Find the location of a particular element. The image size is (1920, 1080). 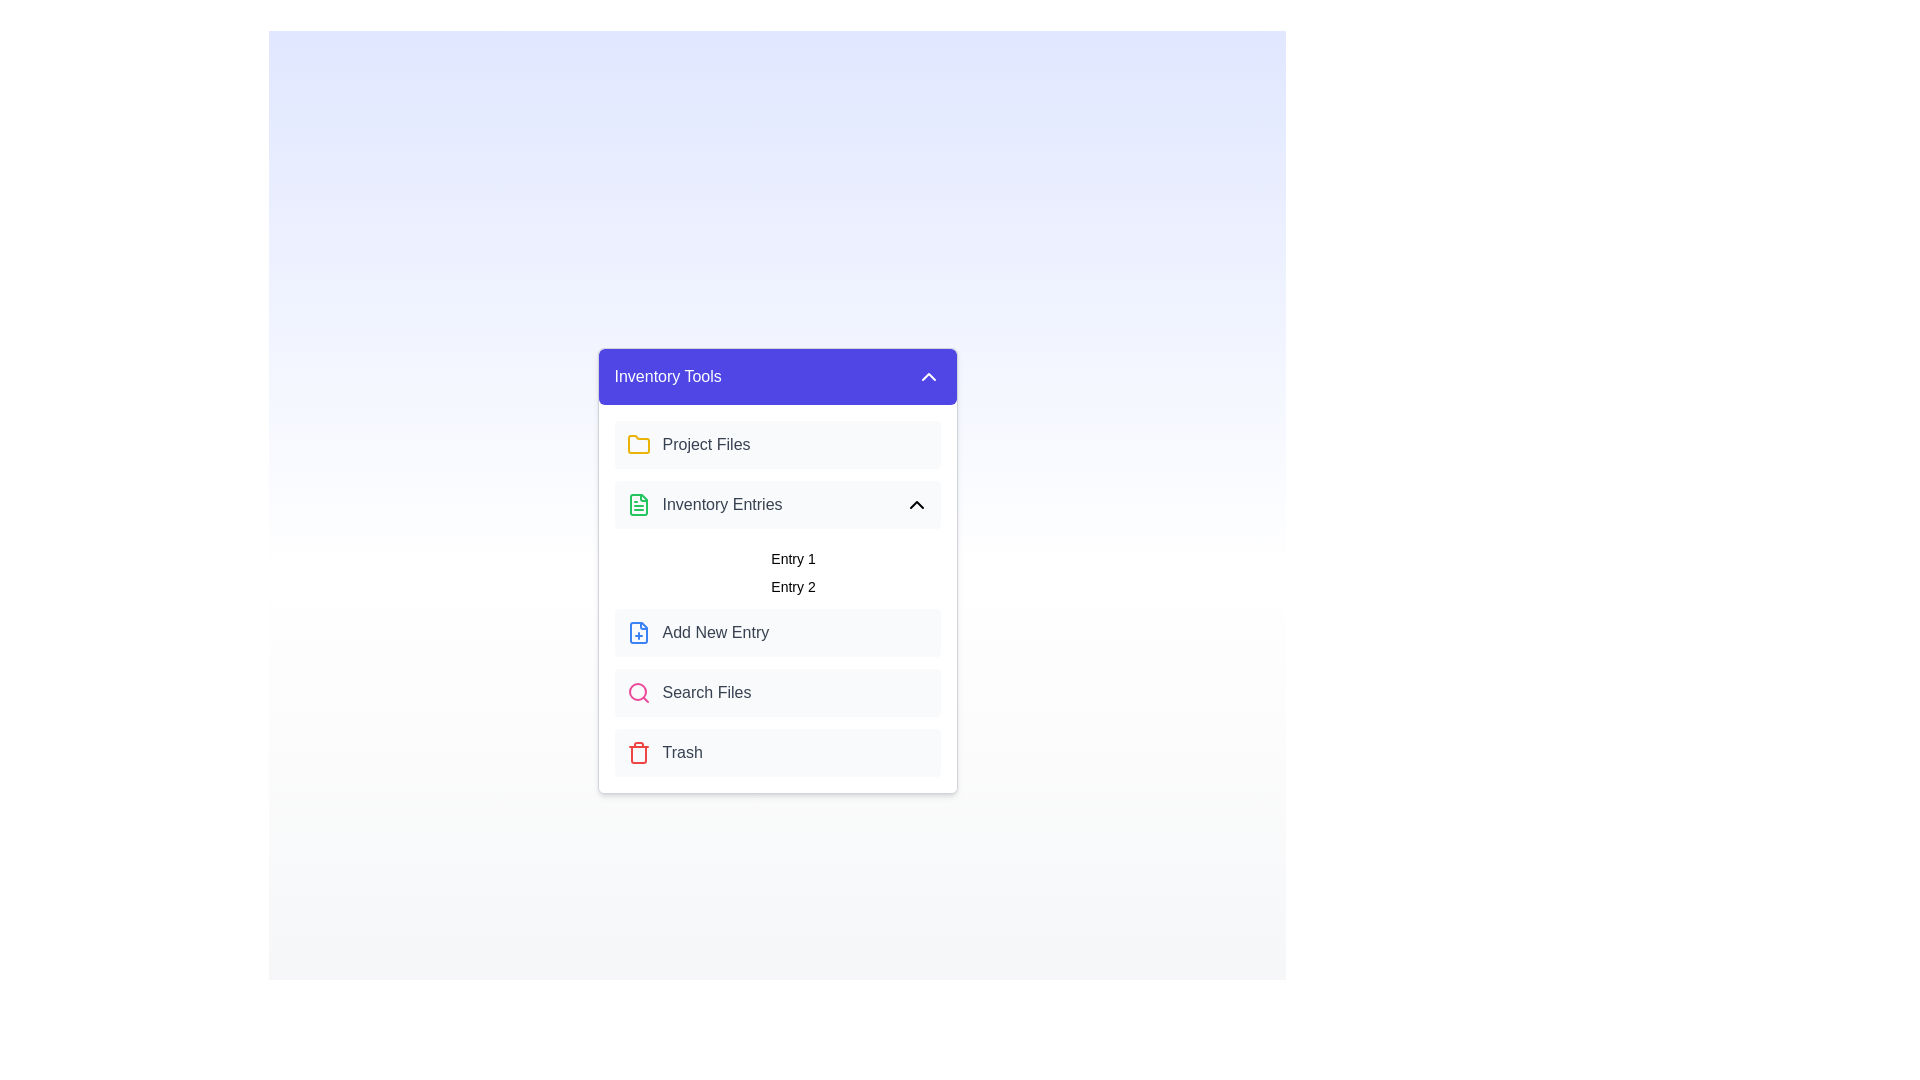

the upwards-pointing chevron icon on the right side of the 'Inventory Tools' button is located at coordinates (927, 377).